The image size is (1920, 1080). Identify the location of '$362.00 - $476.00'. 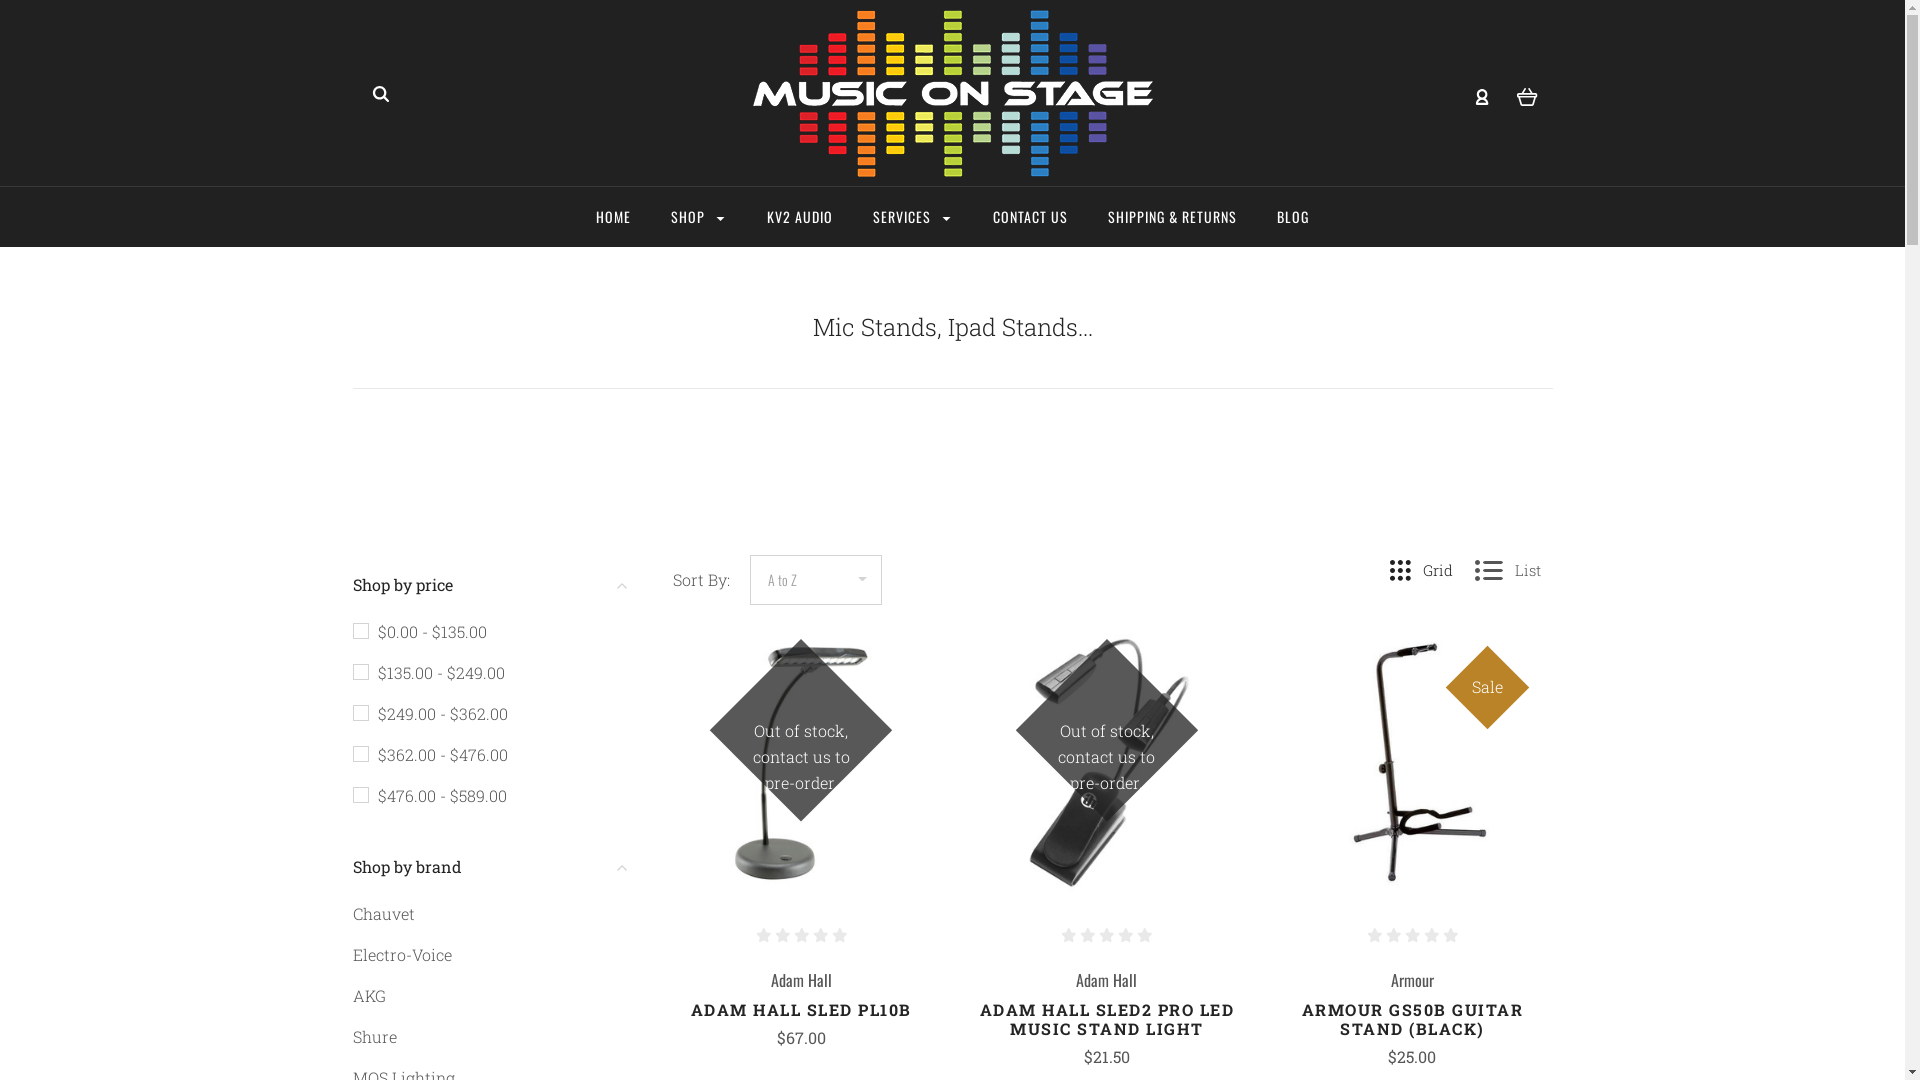
(428, 754).